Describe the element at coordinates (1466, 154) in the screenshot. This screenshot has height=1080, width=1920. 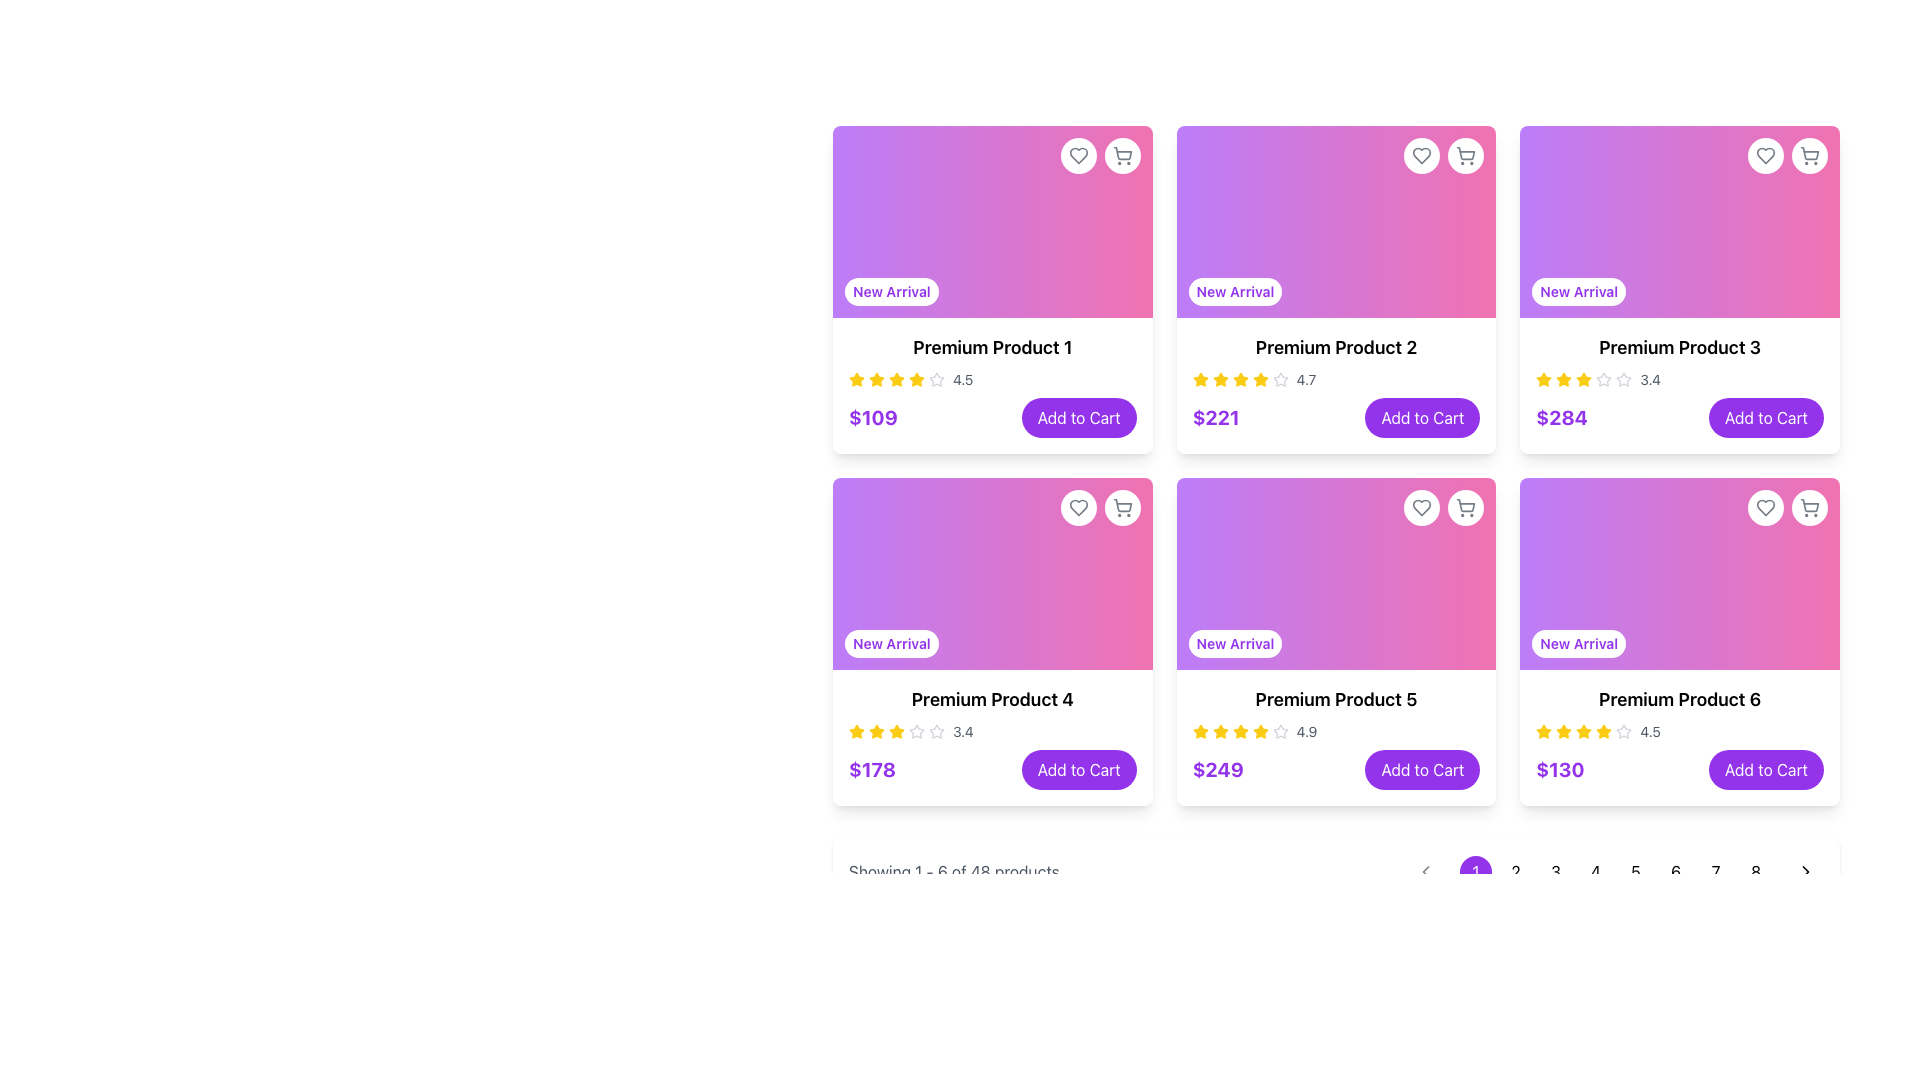
I see `the quick shopping action button located in the top-right corner of the card labeled 'Premium Product 2'` at that location.